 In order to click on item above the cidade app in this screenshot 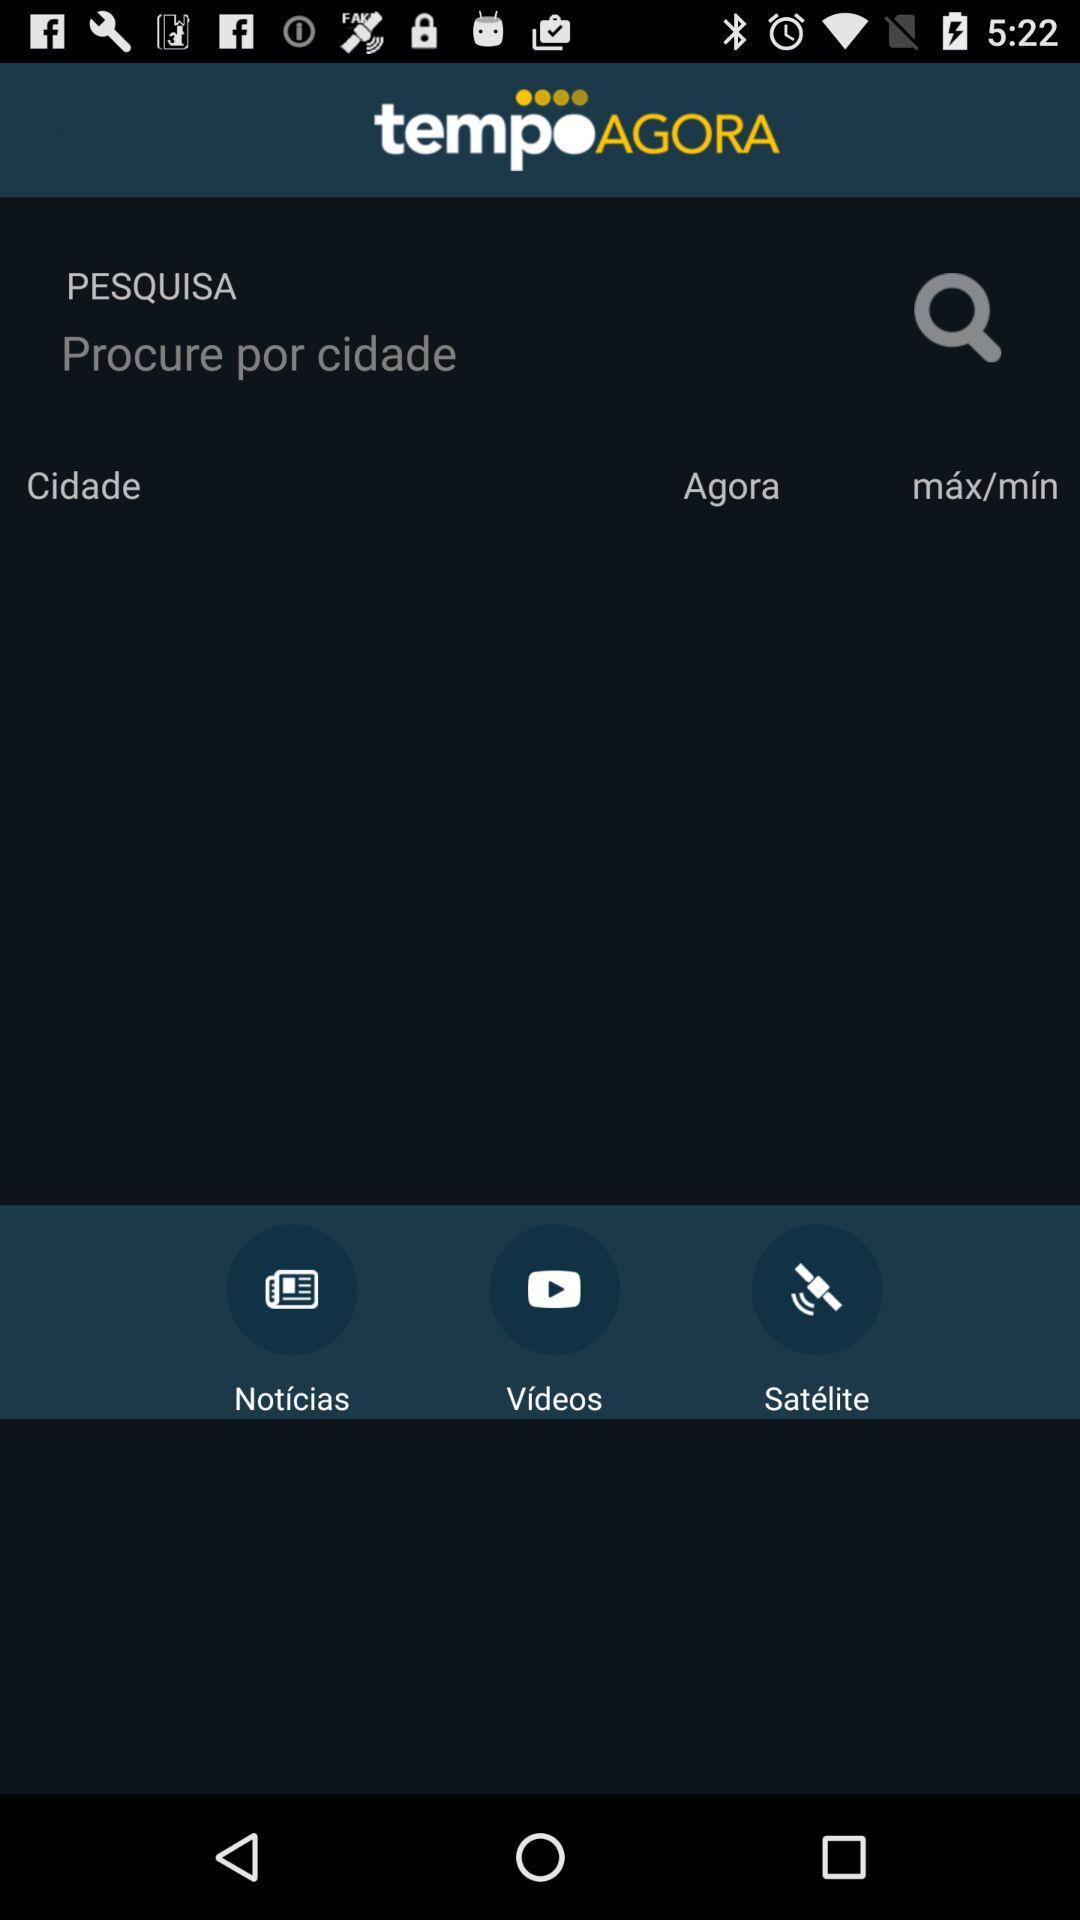, I will do `click(487, 352)`.